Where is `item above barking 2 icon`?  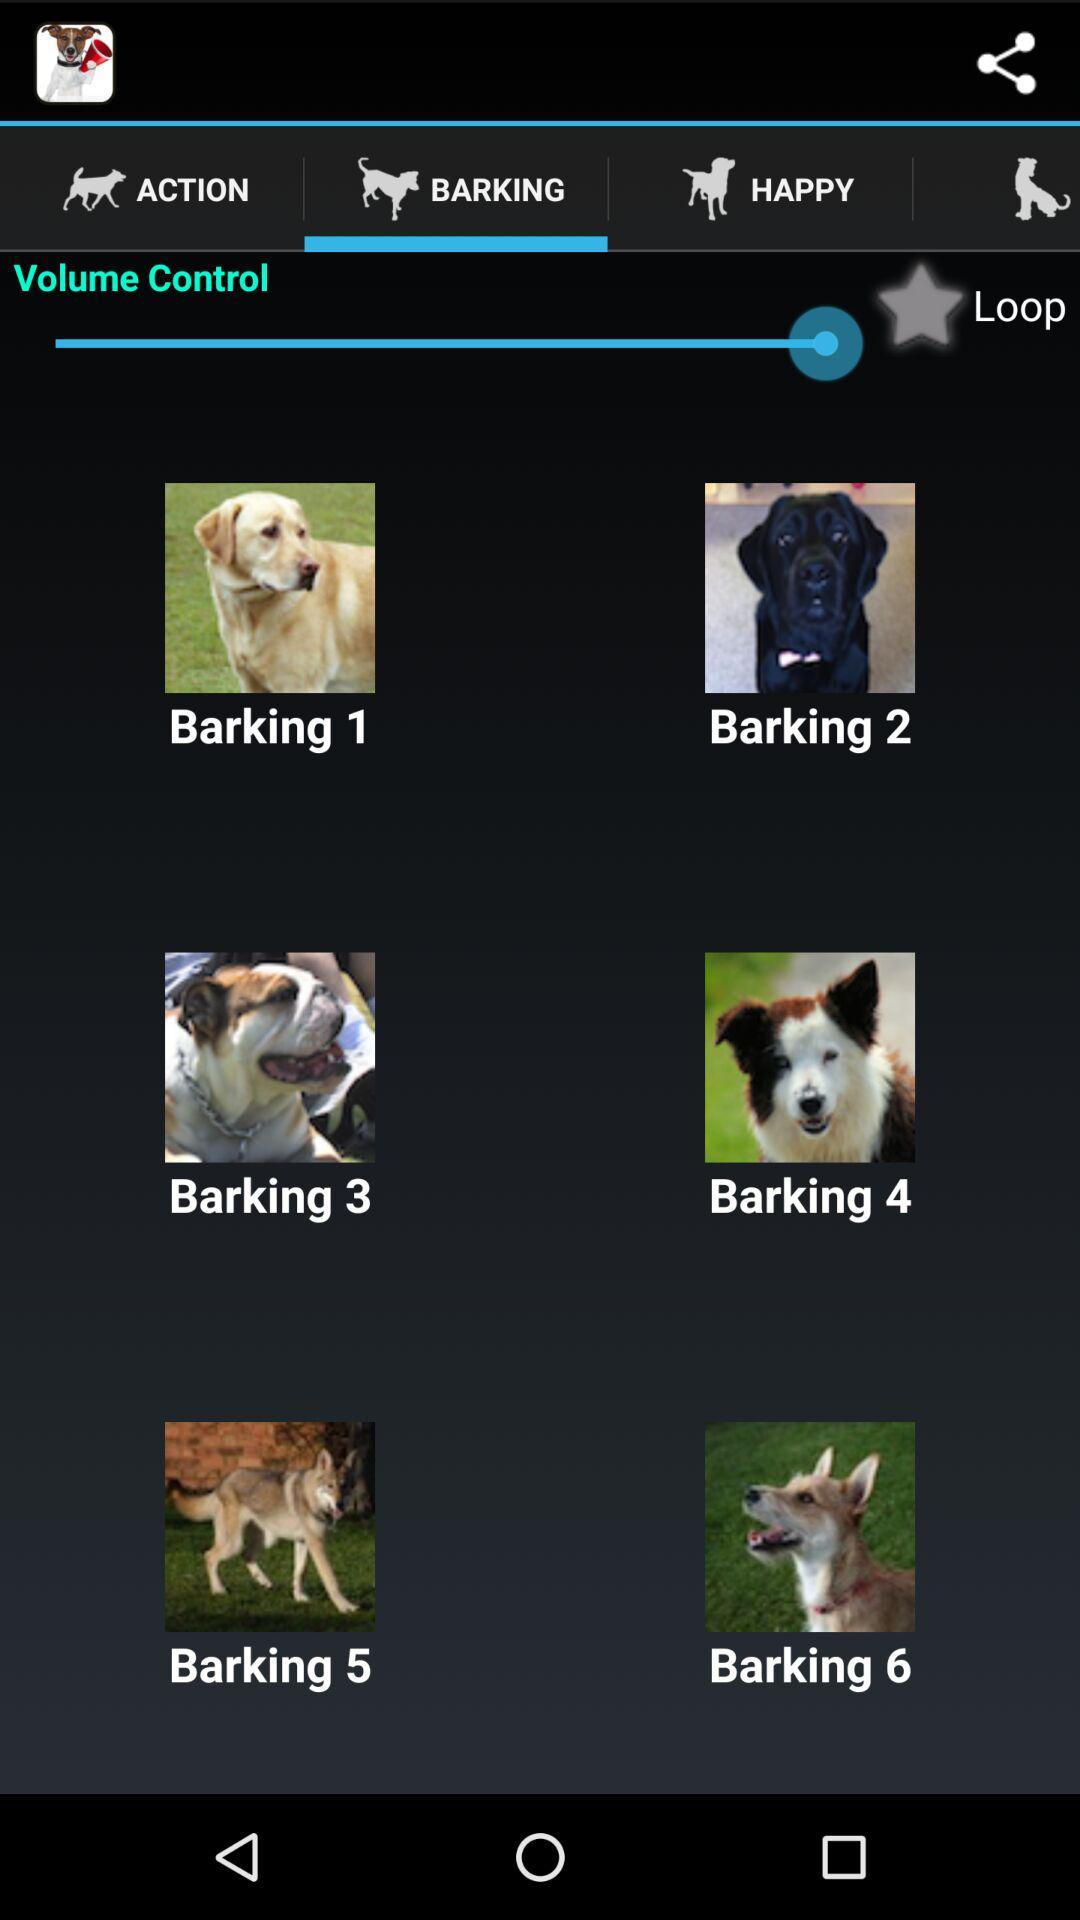 item above barking 2 icon is located at coordinates (966, 303).